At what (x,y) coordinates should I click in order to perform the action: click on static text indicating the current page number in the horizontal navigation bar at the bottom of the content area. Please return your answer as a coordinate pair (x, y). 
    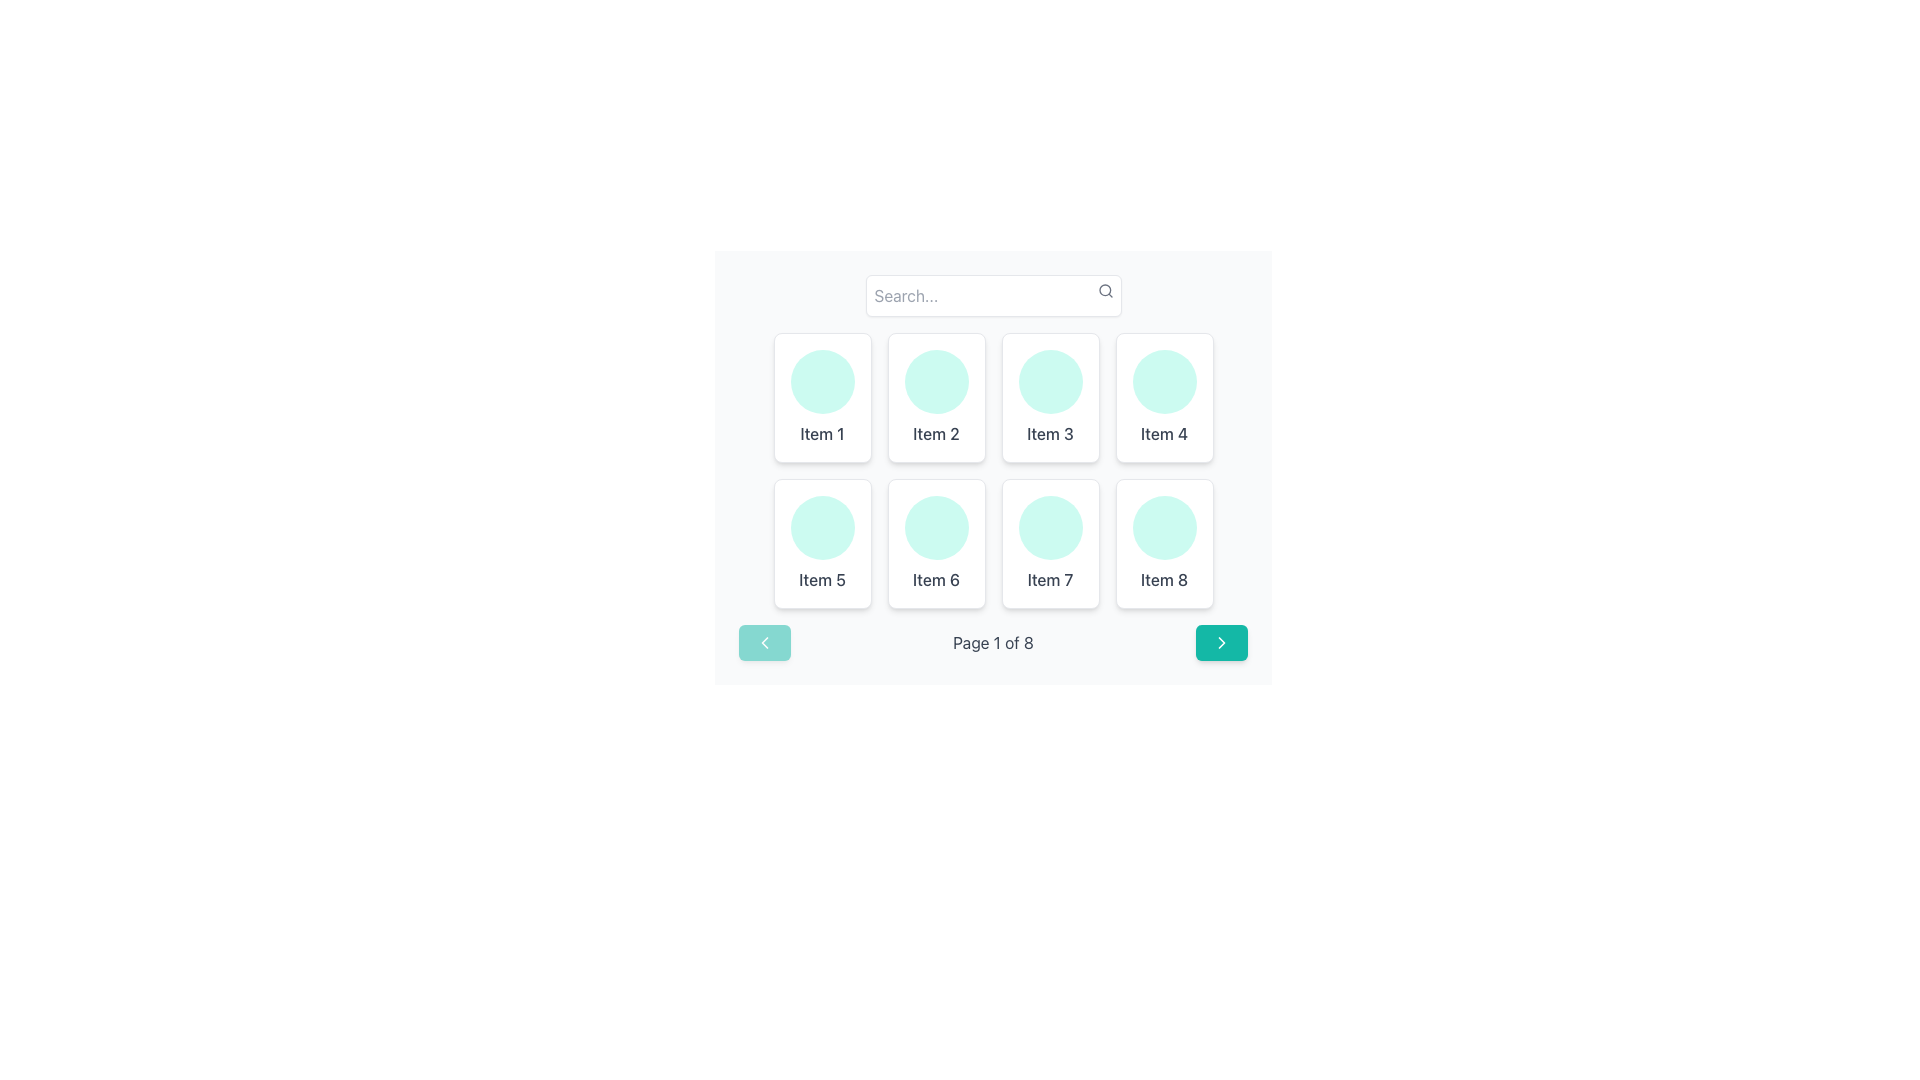
    Looking at the image, I should click on (993, 643).